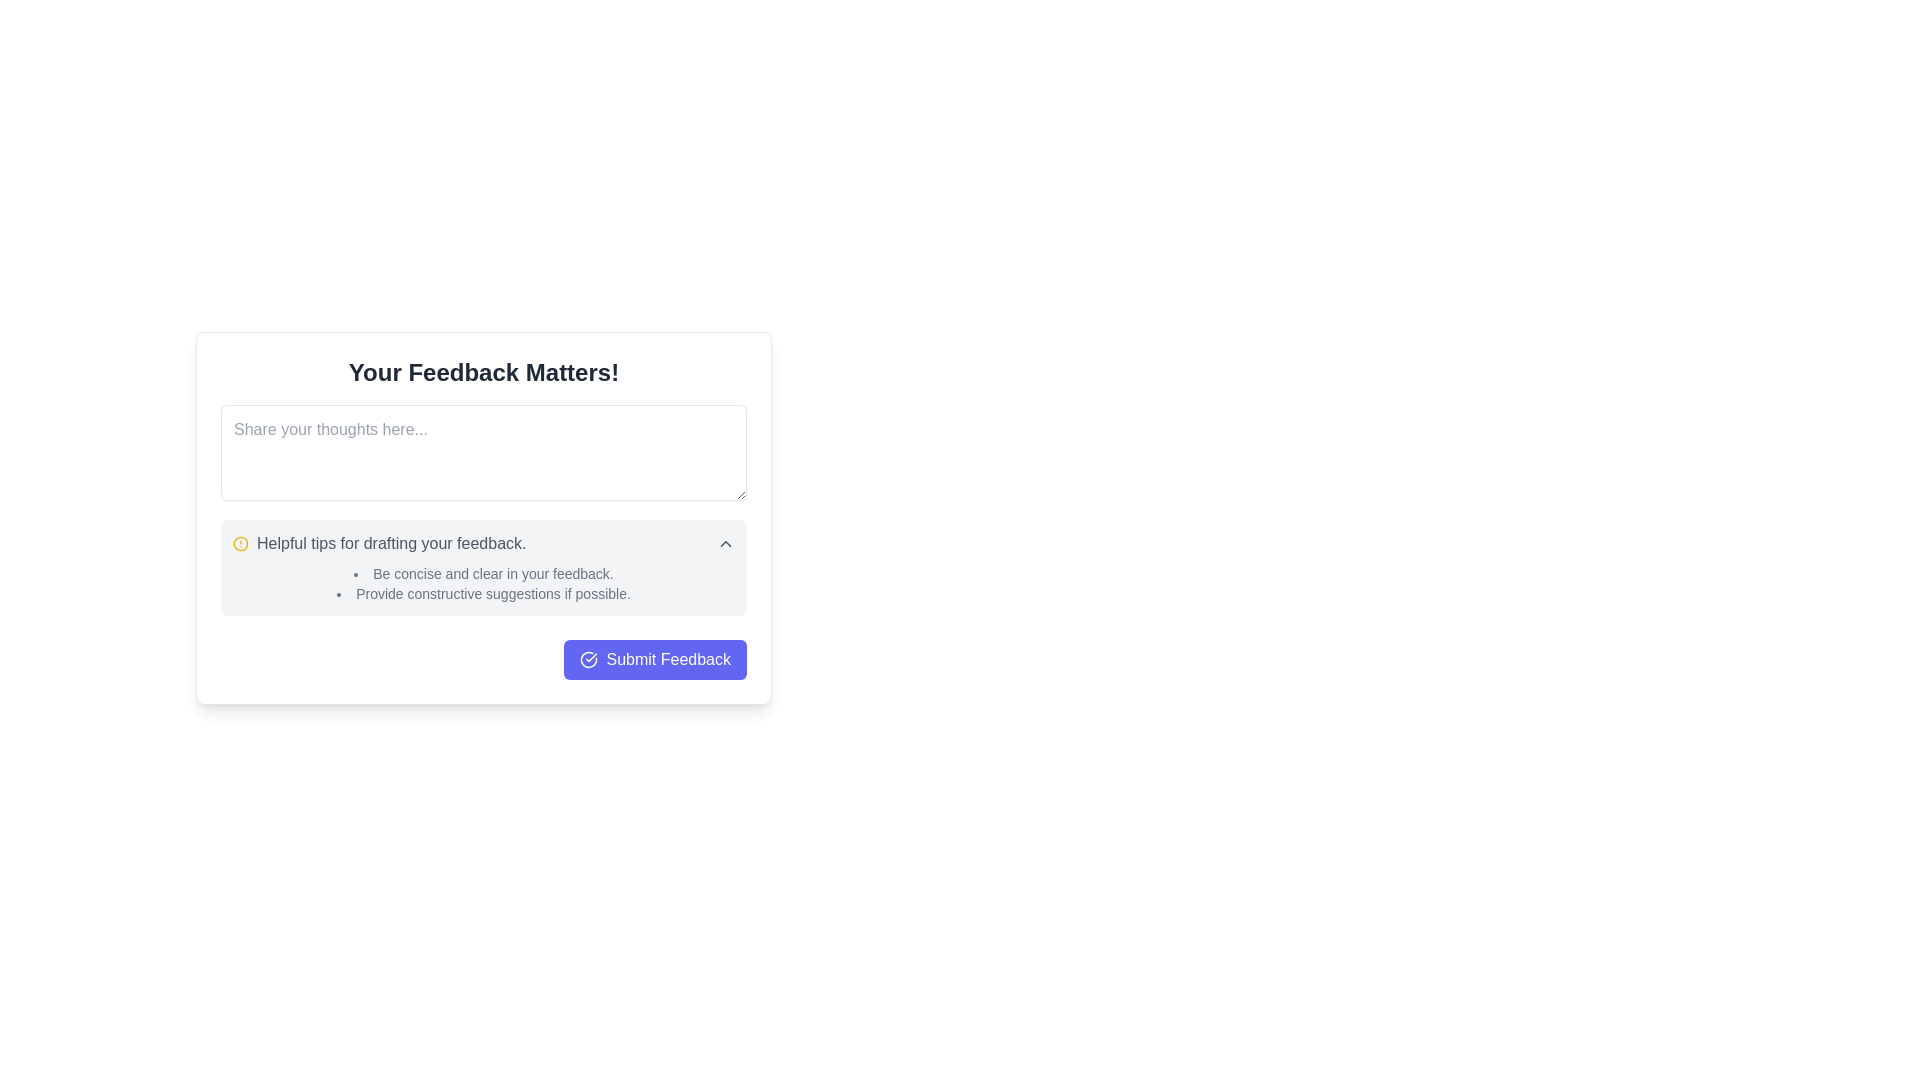  What do you see at coordinates (484, 567) in the screenshot?
I see `the Informational Section with Toggle that provides helpful tips for writing feedback, located below the text input field and above the submit button` at bounding box center [484, 567].